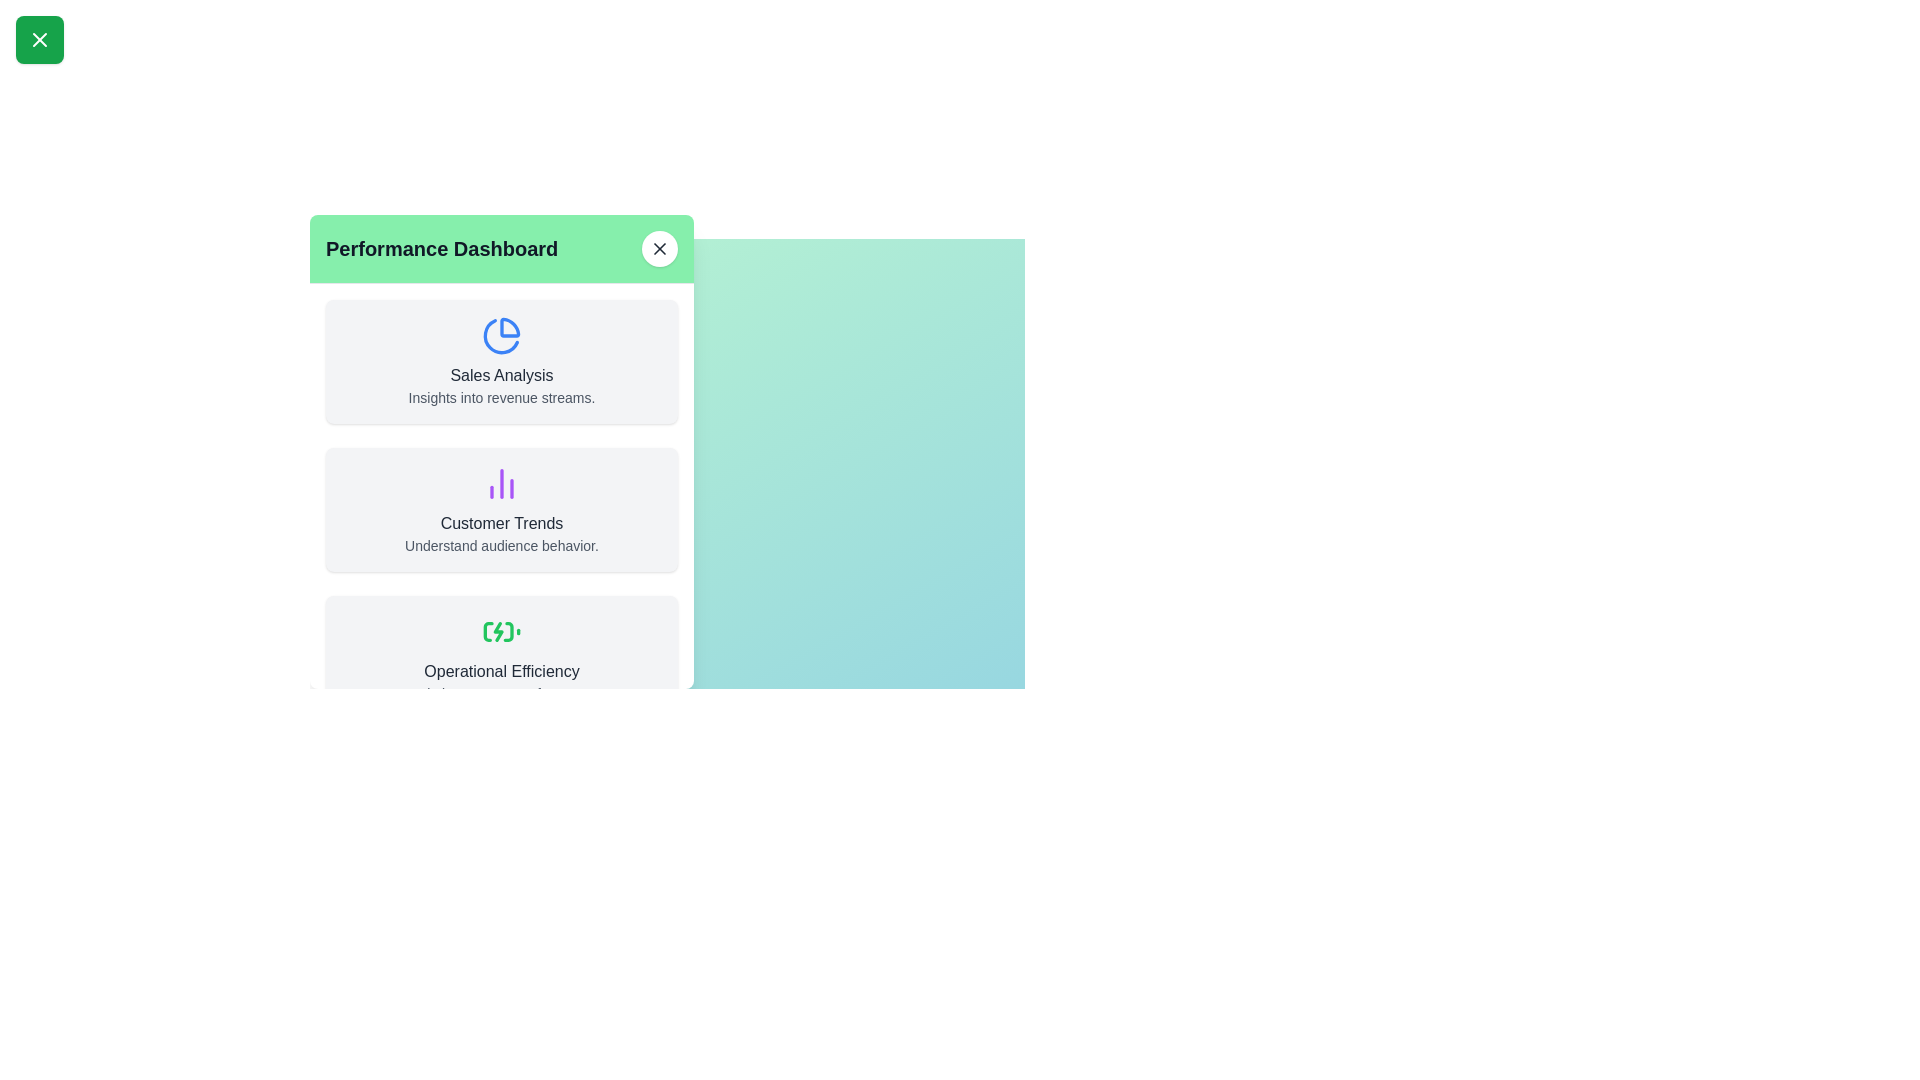 Image resolution: width=1920 pixels, height=1080 pixels. I want to click on the Informational card located in the Performance Dashboard sidebar, positioned between the Sales Analysis and Operational Efficiency cards, so click(502, 508).